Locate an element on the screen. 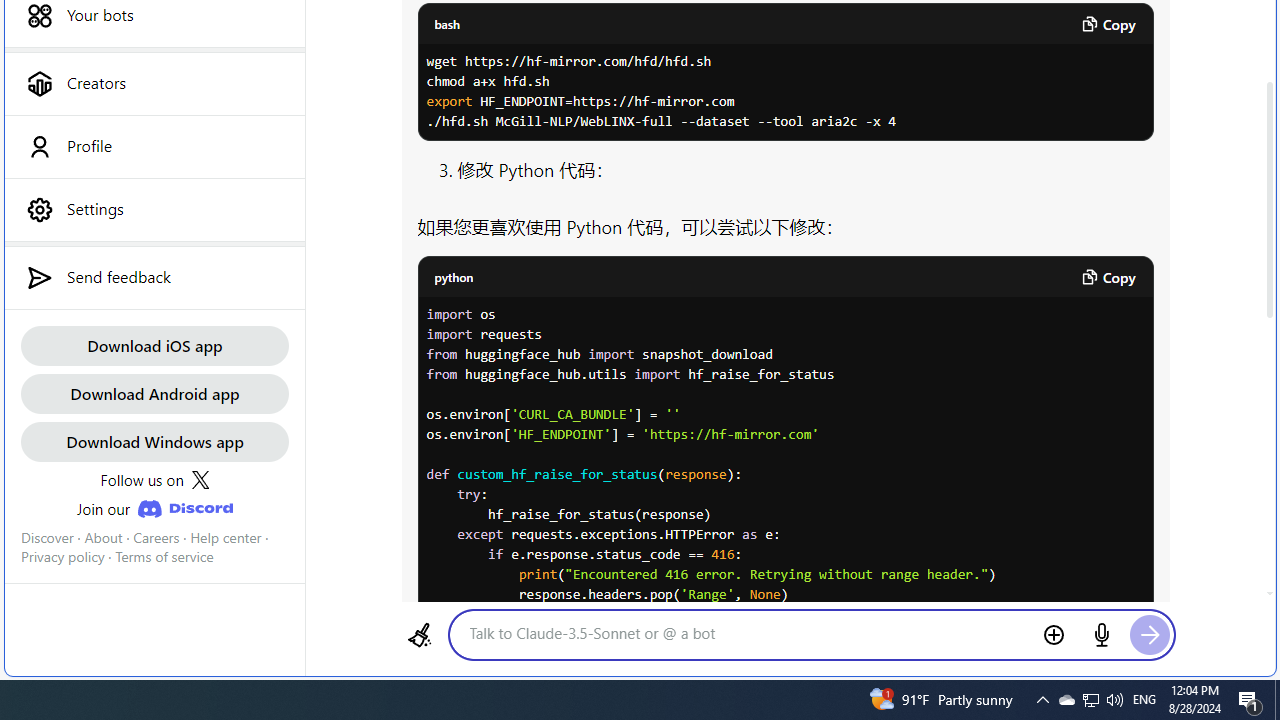 The width and height of the screenshot is (1280, 720). 'Join our' is located at coordinates (153, 508).